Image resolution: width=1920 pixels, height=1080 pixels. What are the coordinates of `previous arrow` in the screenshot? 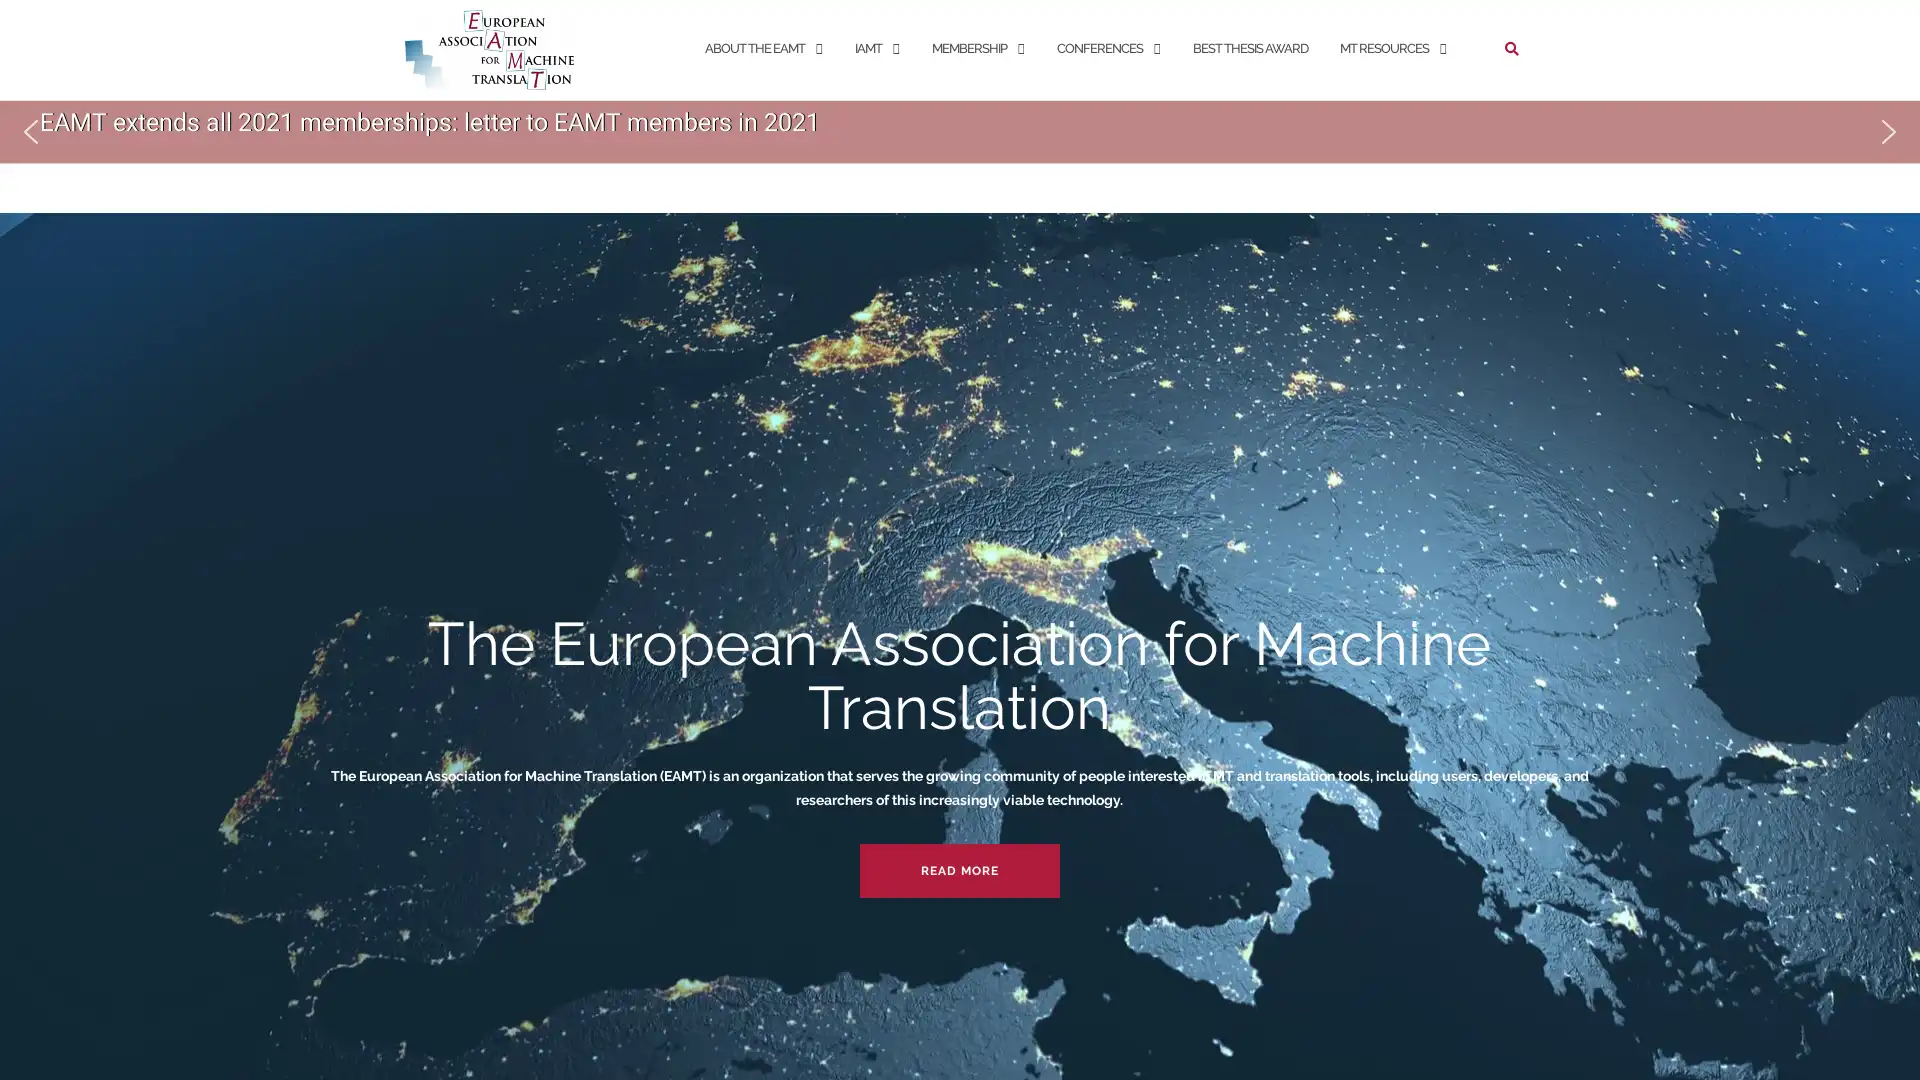 It's located at (30, 131).